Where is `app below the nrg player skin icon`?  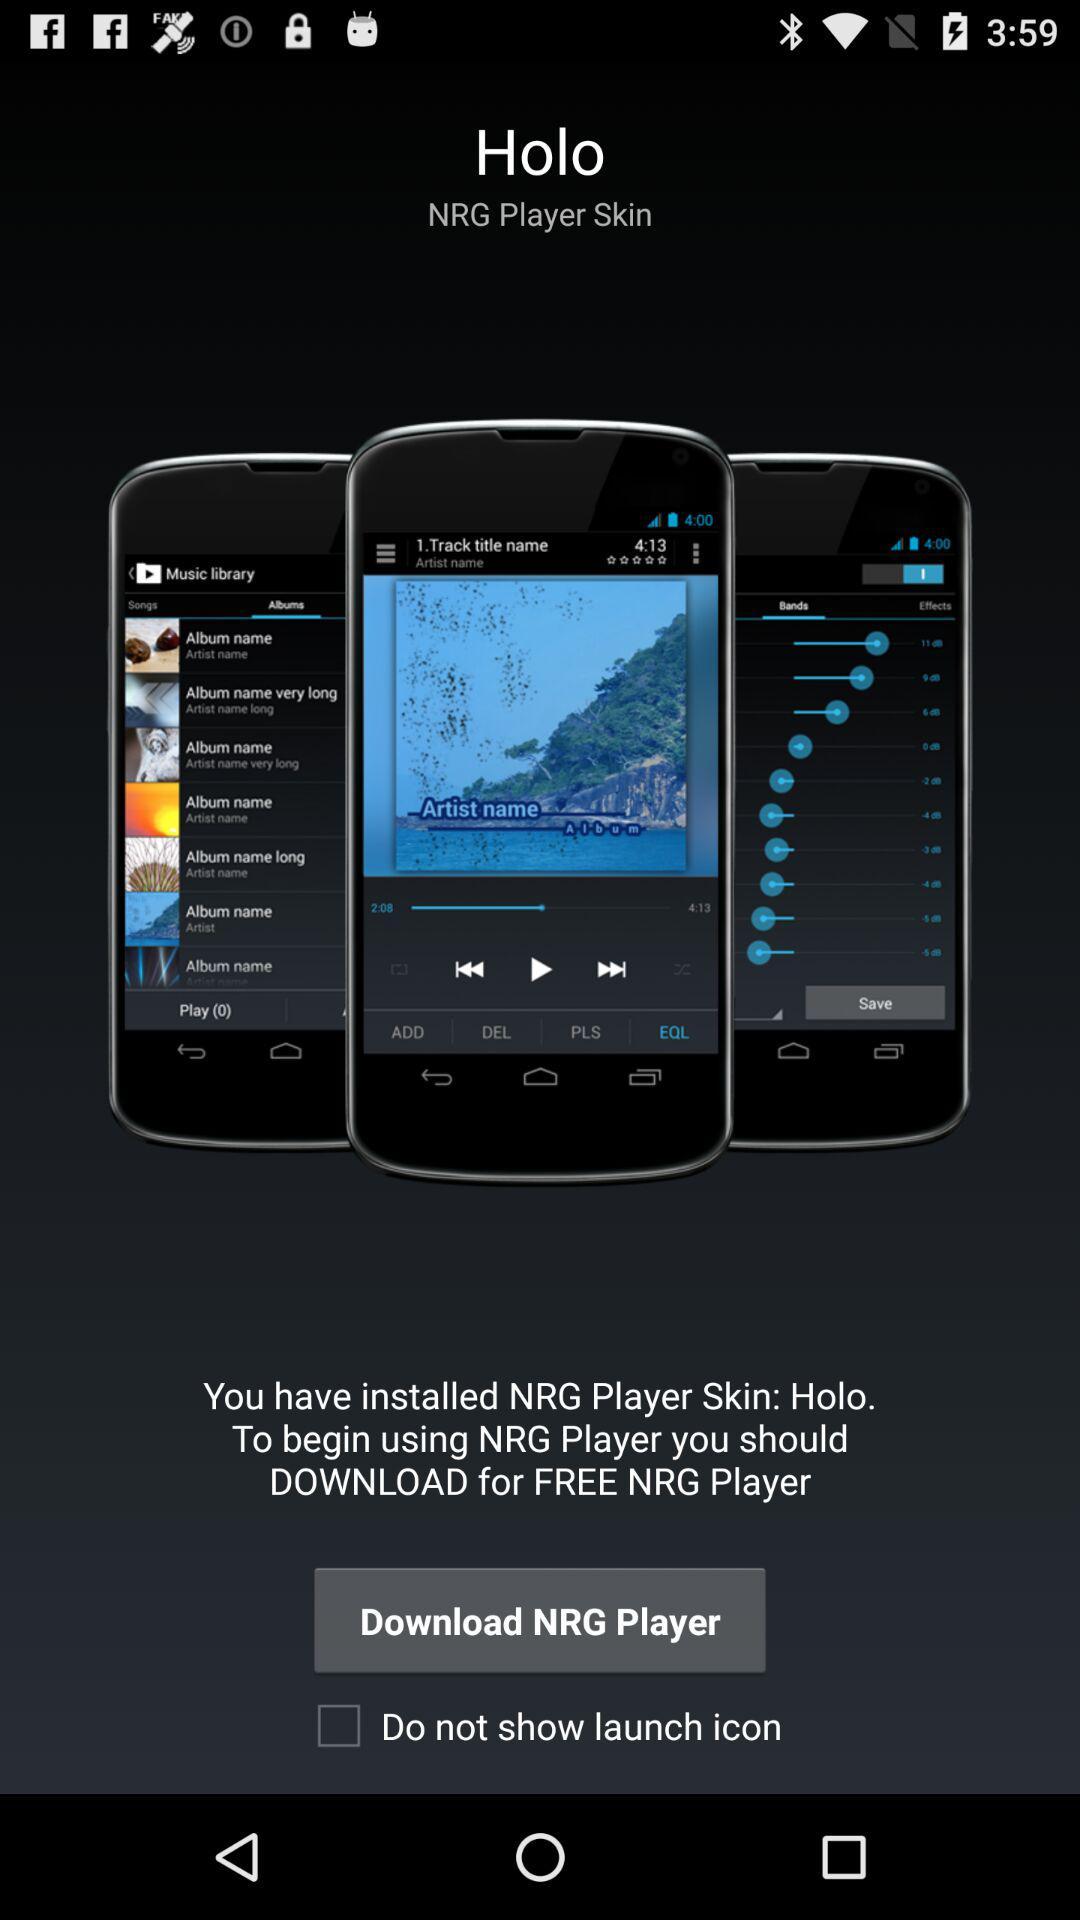 app below the nrg player skin icon is located at coordinates (538, 802).